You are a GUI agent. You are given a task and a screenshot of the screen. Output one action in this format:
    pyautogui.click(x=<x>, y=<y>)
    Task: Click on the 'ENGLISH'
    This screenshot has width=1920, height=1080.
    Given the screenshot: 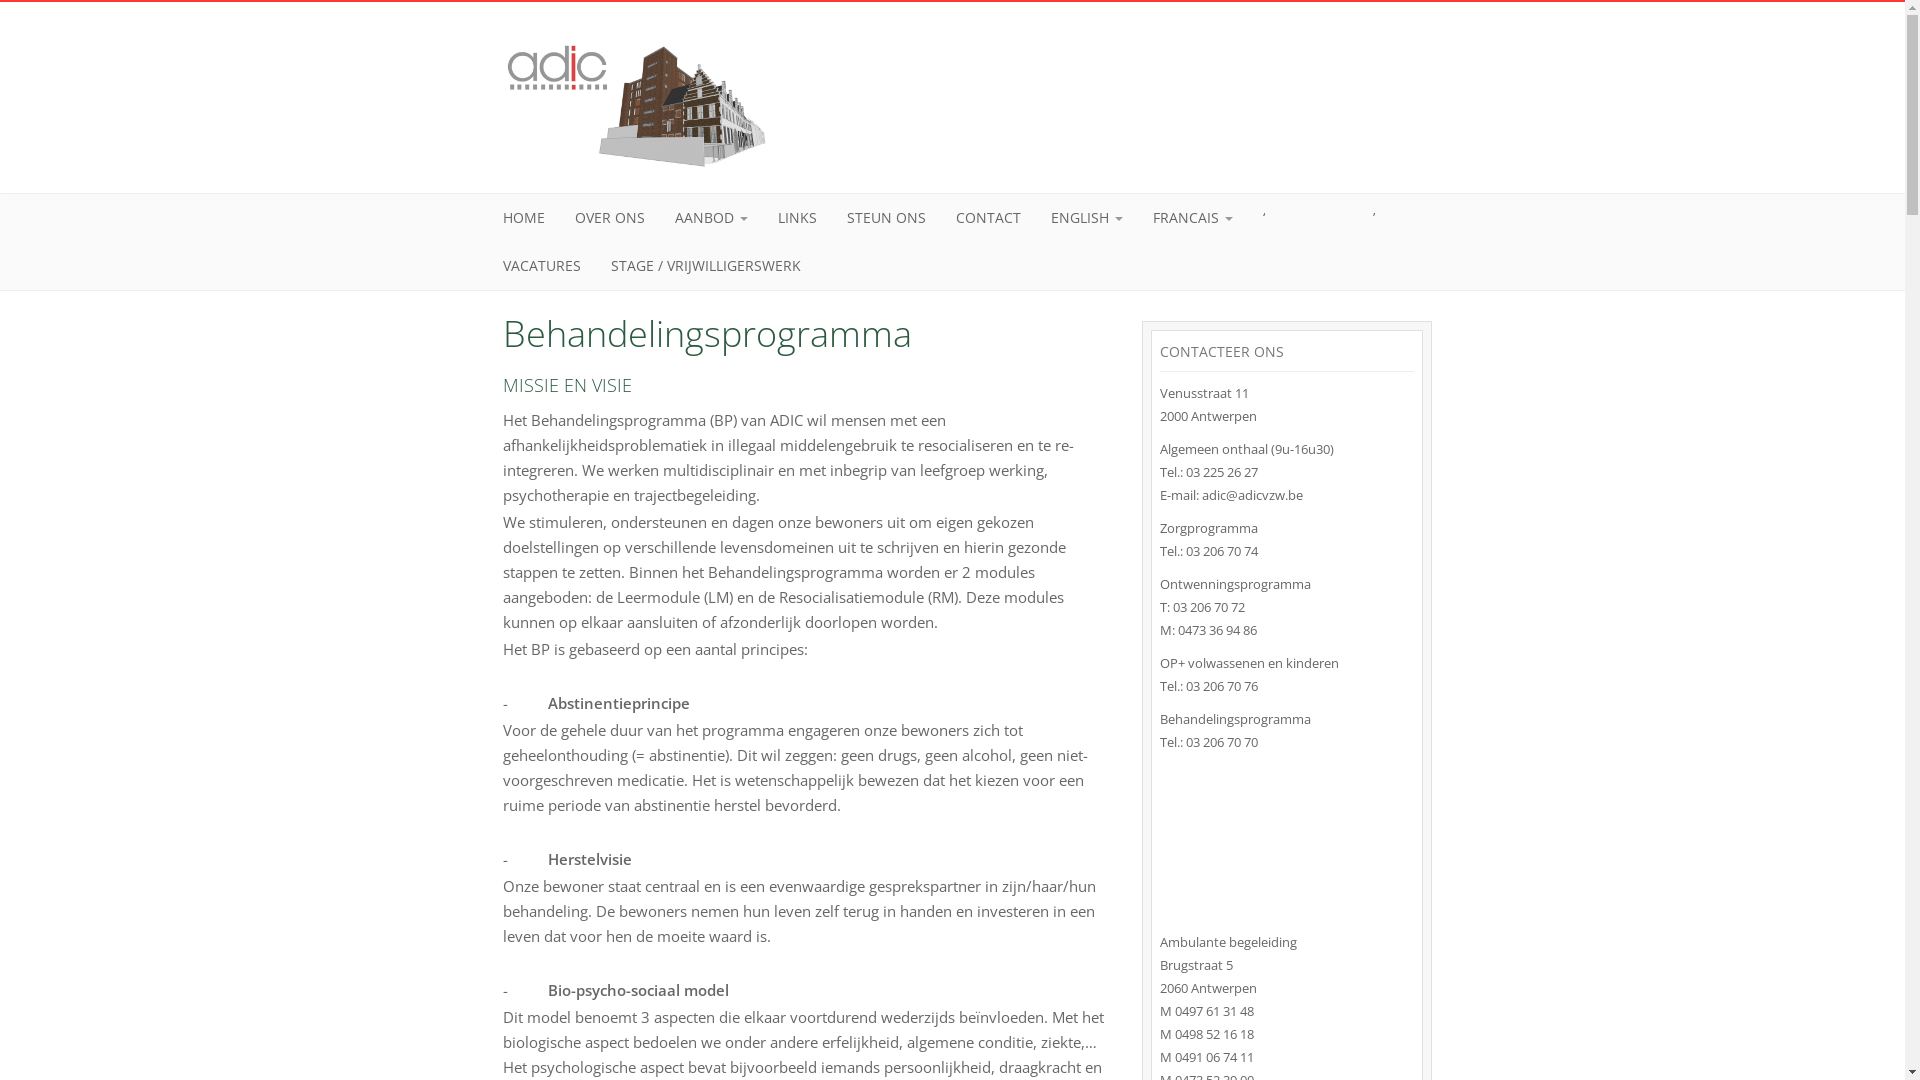 What is the action you would take?
    pyautogui.click(x=1085, y=218)
    